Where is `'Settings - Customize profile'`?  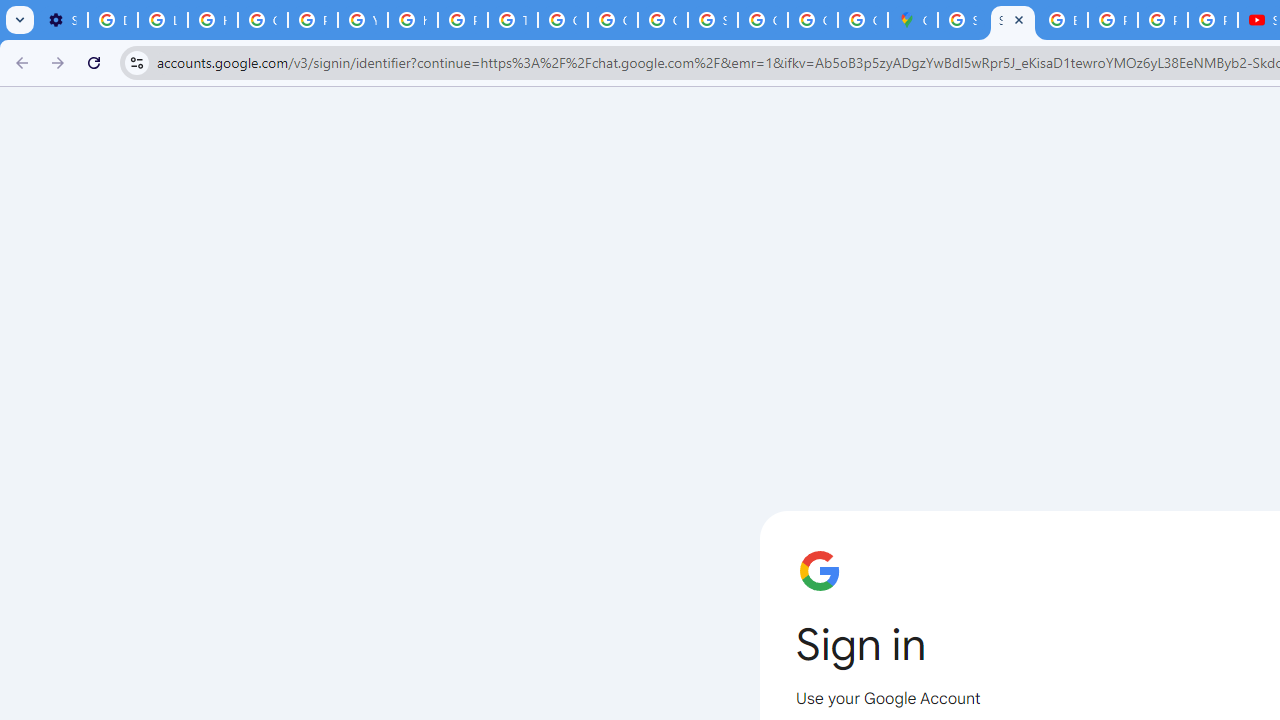 'Settings - Customize profile' is located at coordinates (62, 20).